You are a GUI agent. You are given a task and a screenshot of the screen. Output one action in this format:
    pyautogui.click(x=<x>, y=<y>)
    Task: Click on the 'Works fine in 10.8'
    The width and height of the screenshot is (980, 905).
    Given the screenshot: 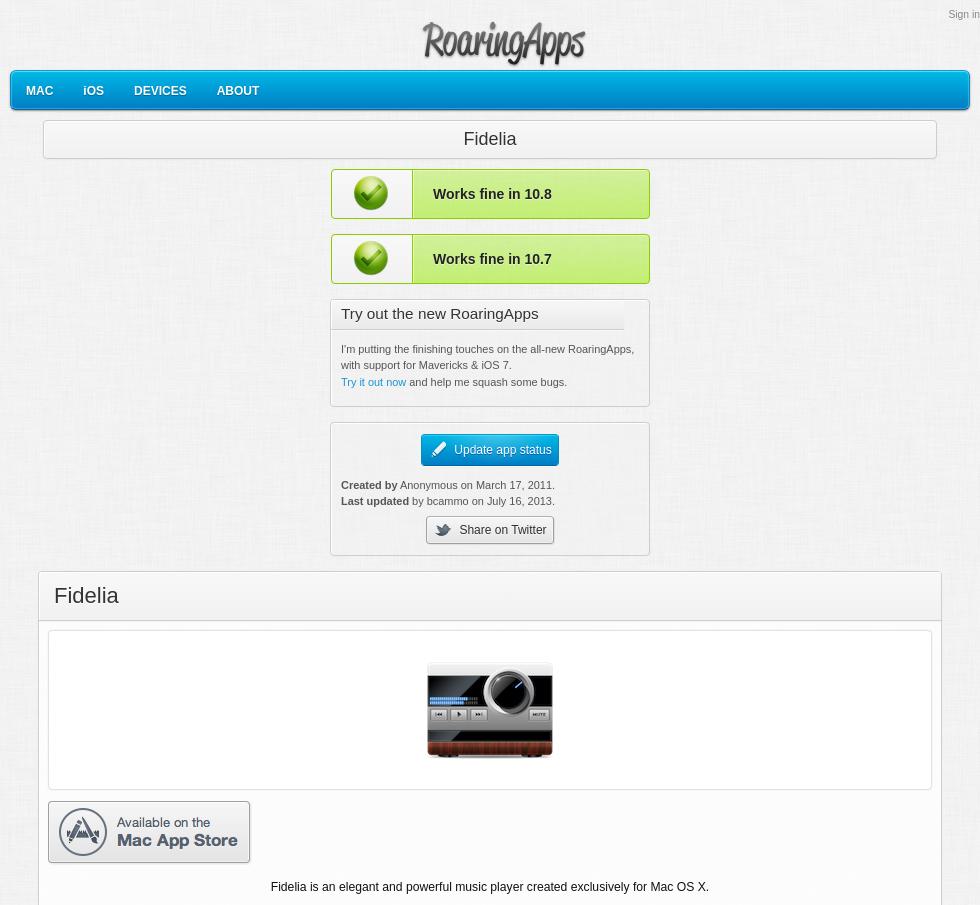 What is the action you would take?
    pyautogui.click(x=491, y=194)
    